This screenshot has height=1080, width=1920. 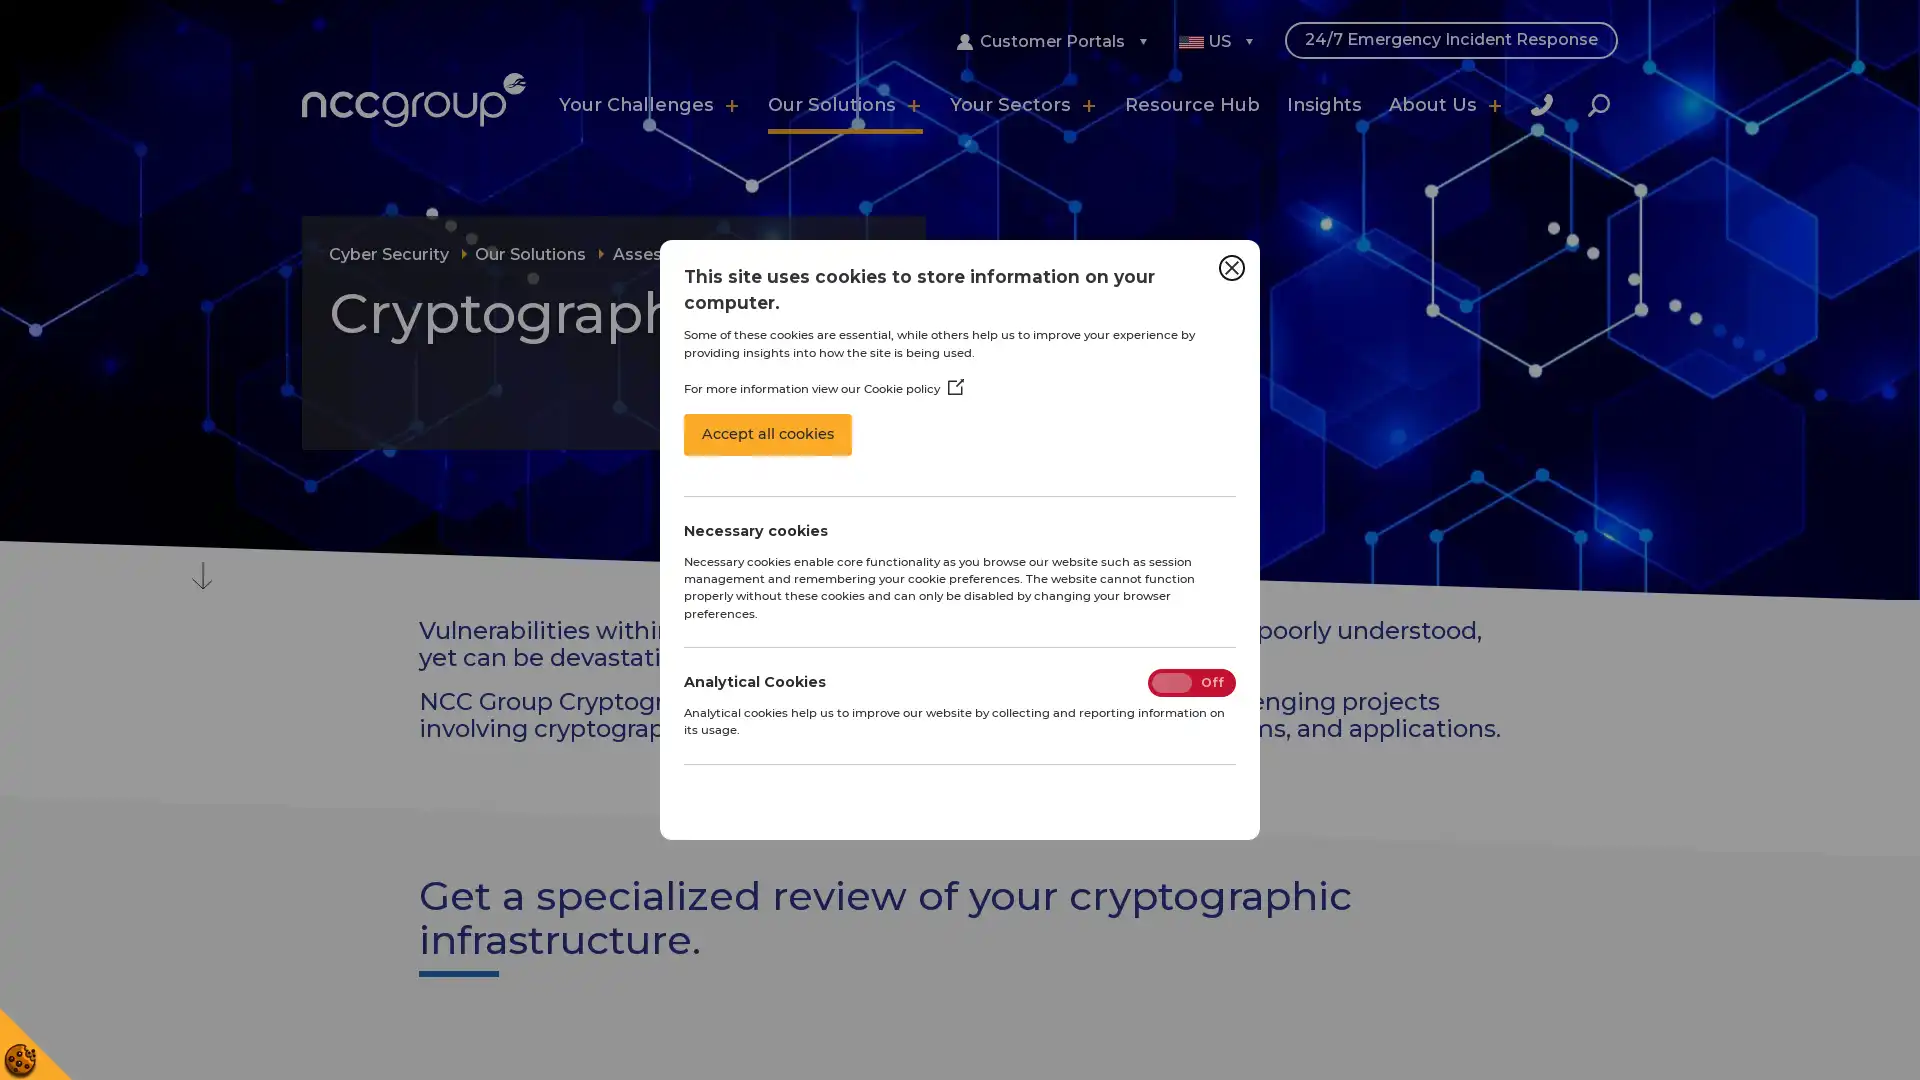 What do you see at coordinates (1603, 105) in the screenshot?
I see `Search` at bounding box center [1603, 105].